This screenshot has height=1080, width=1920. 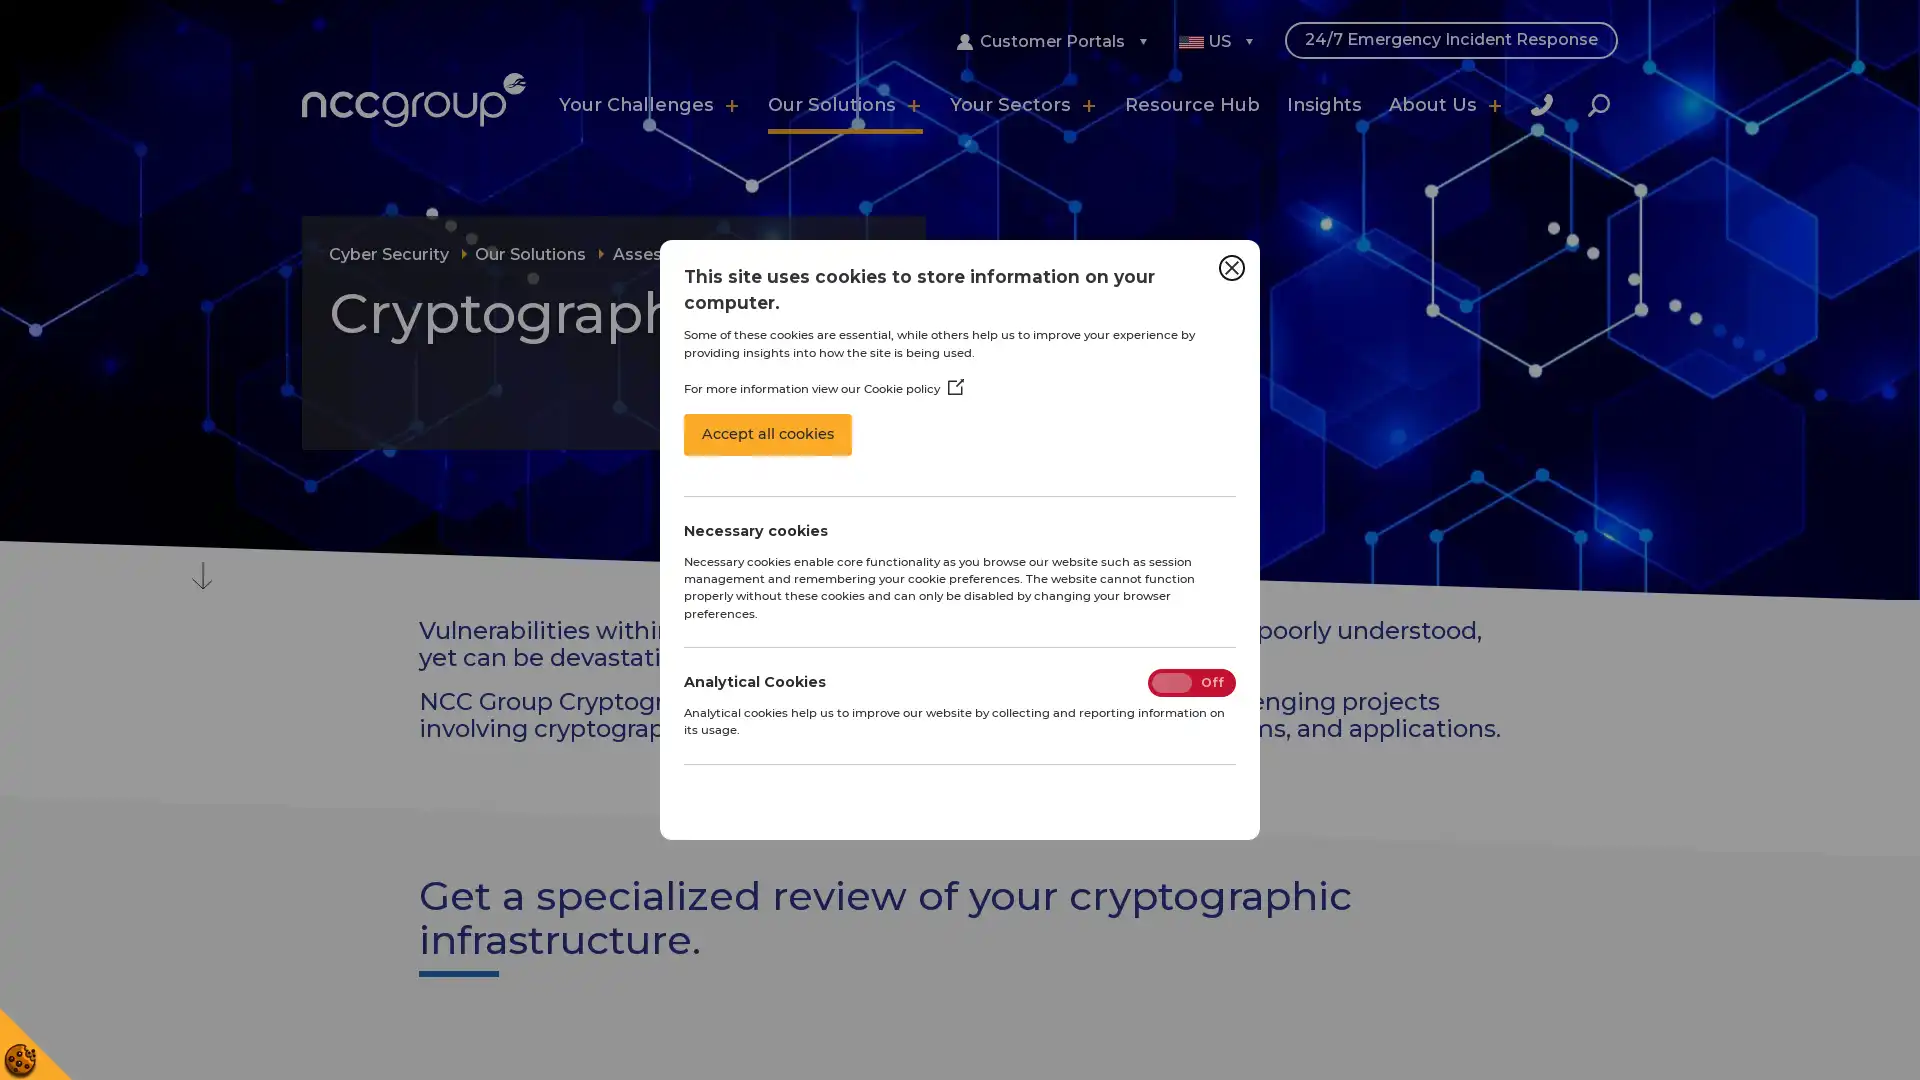 What do you see at coordinates (1603, 105) in the screenshot?
I see `Search` at bounding box center [1603, 105].